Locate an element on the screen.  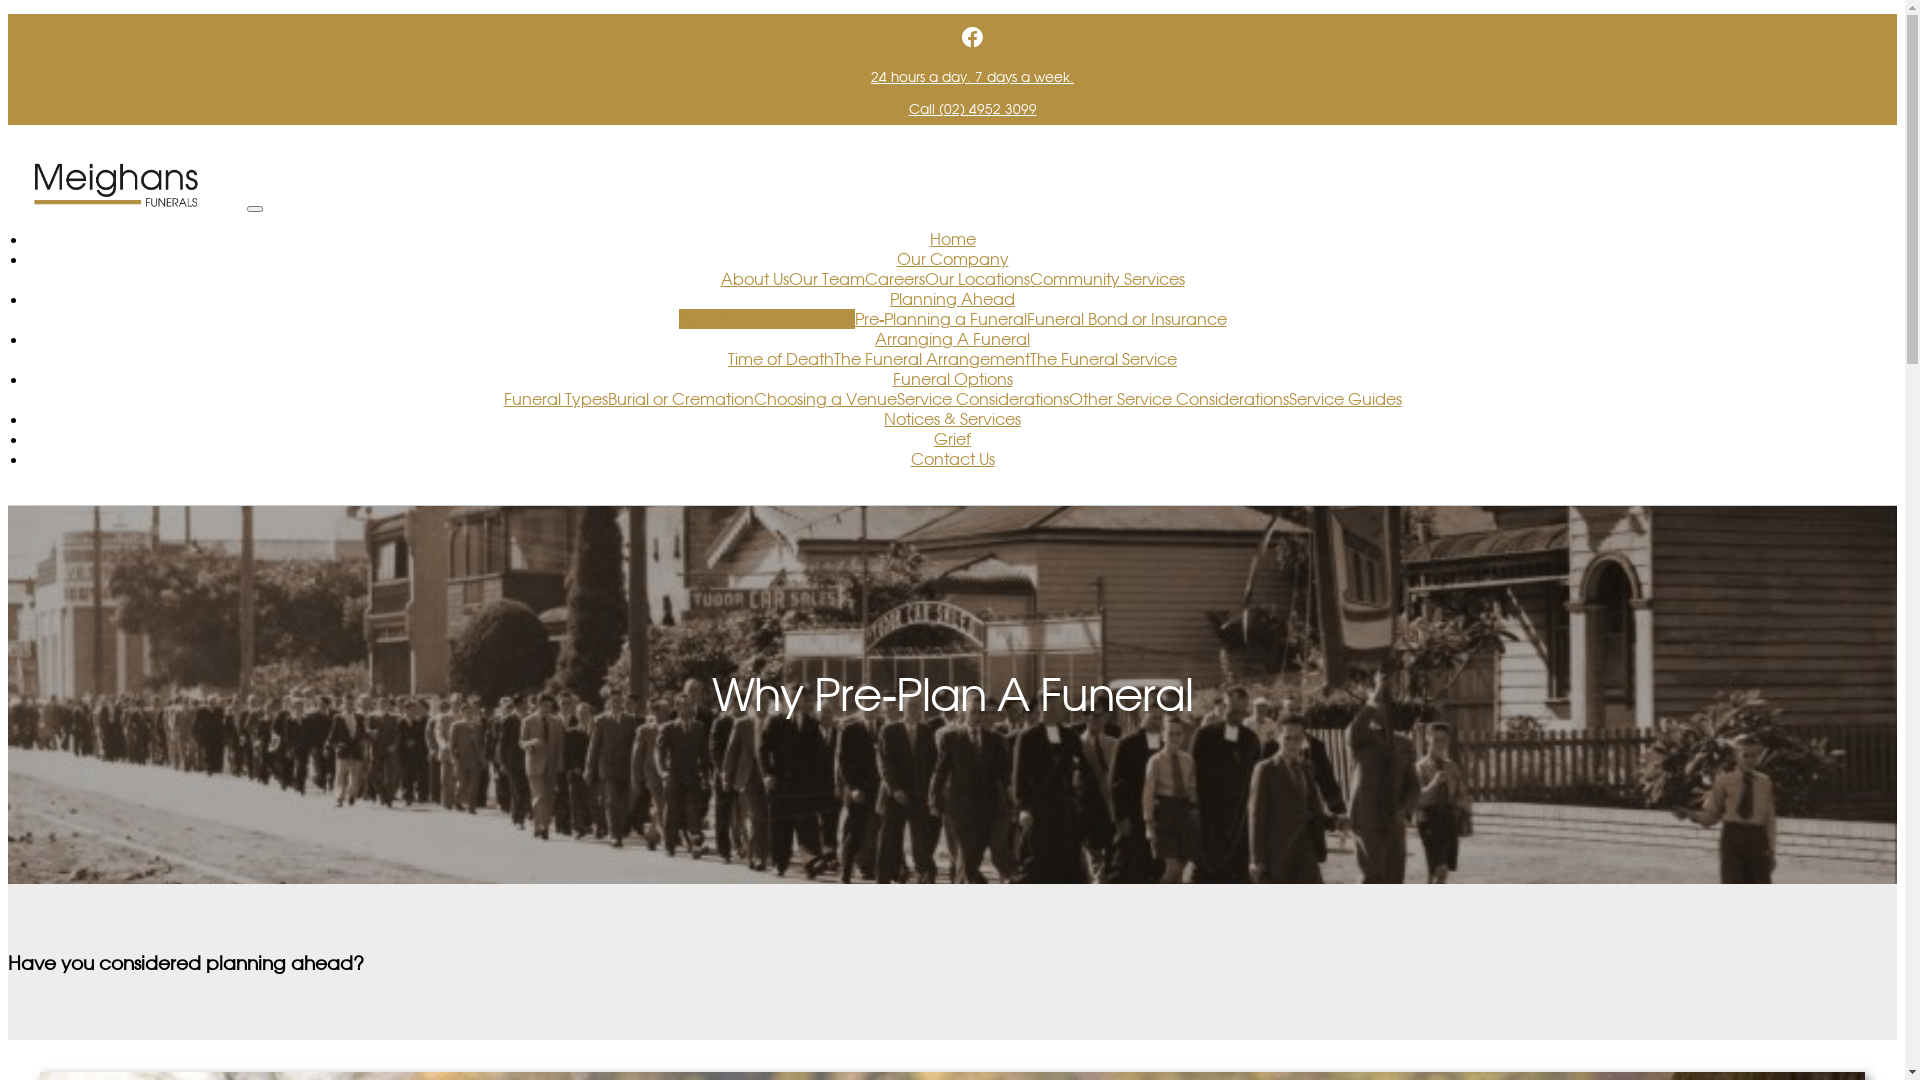
'Burial or Cremation' is located at coordinates (681, 398).